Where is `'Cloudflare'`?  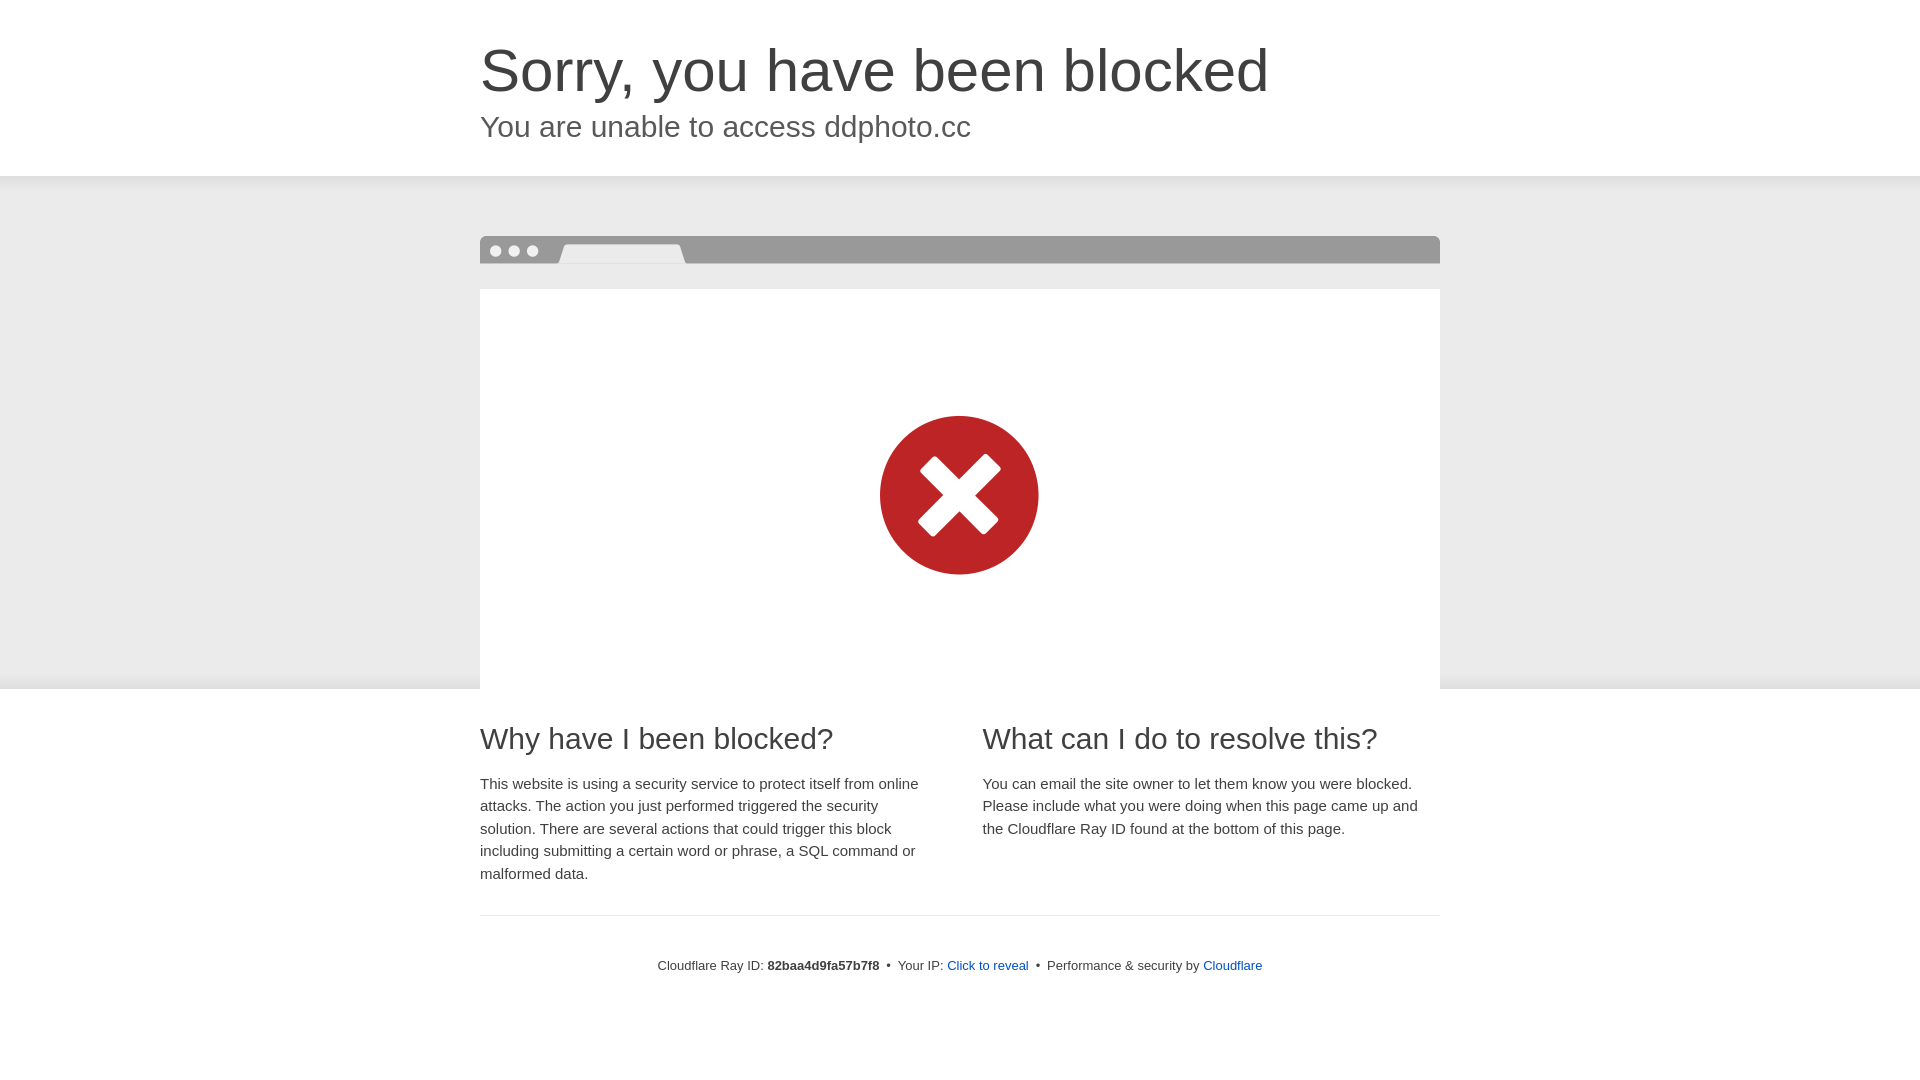 'Cloudflare' is located at coordinates (1231, 964).